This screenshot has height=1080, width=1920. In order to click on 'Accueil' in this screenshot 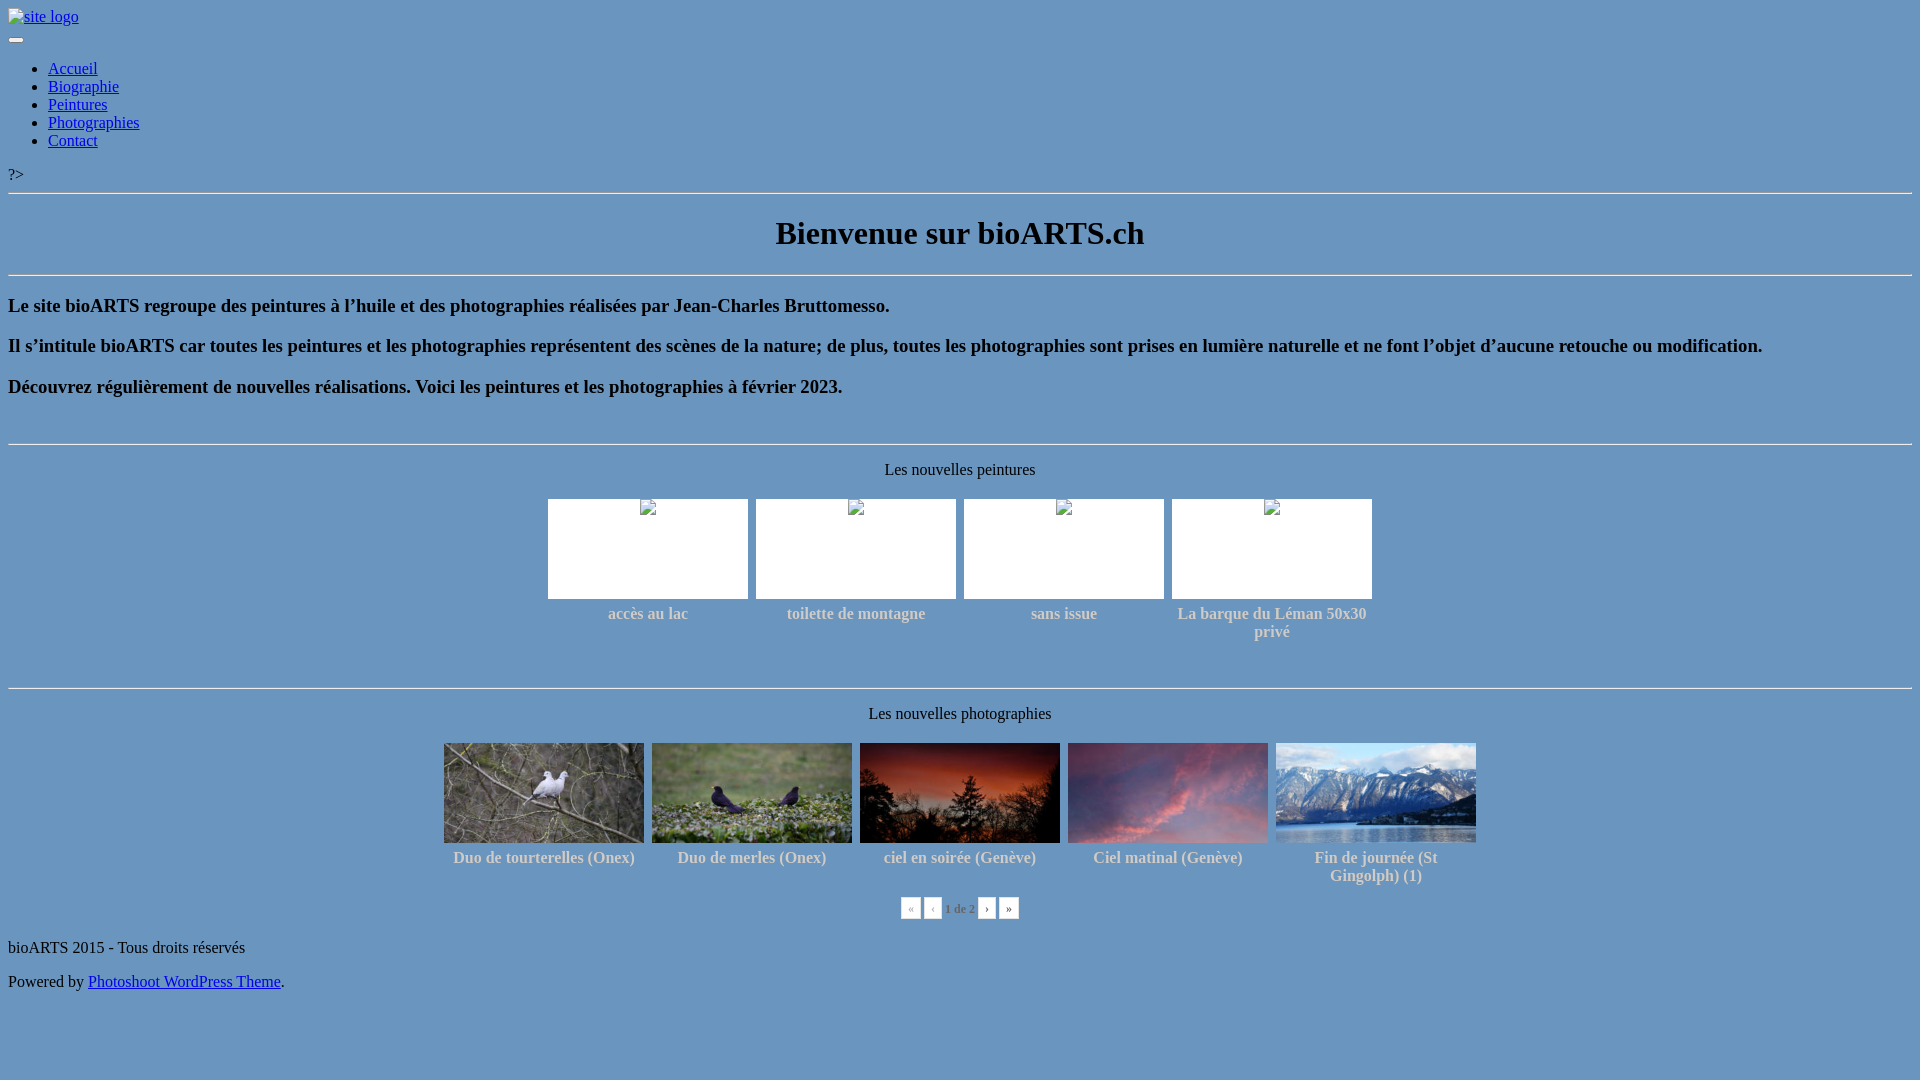, I will do `click(72, 67)`.